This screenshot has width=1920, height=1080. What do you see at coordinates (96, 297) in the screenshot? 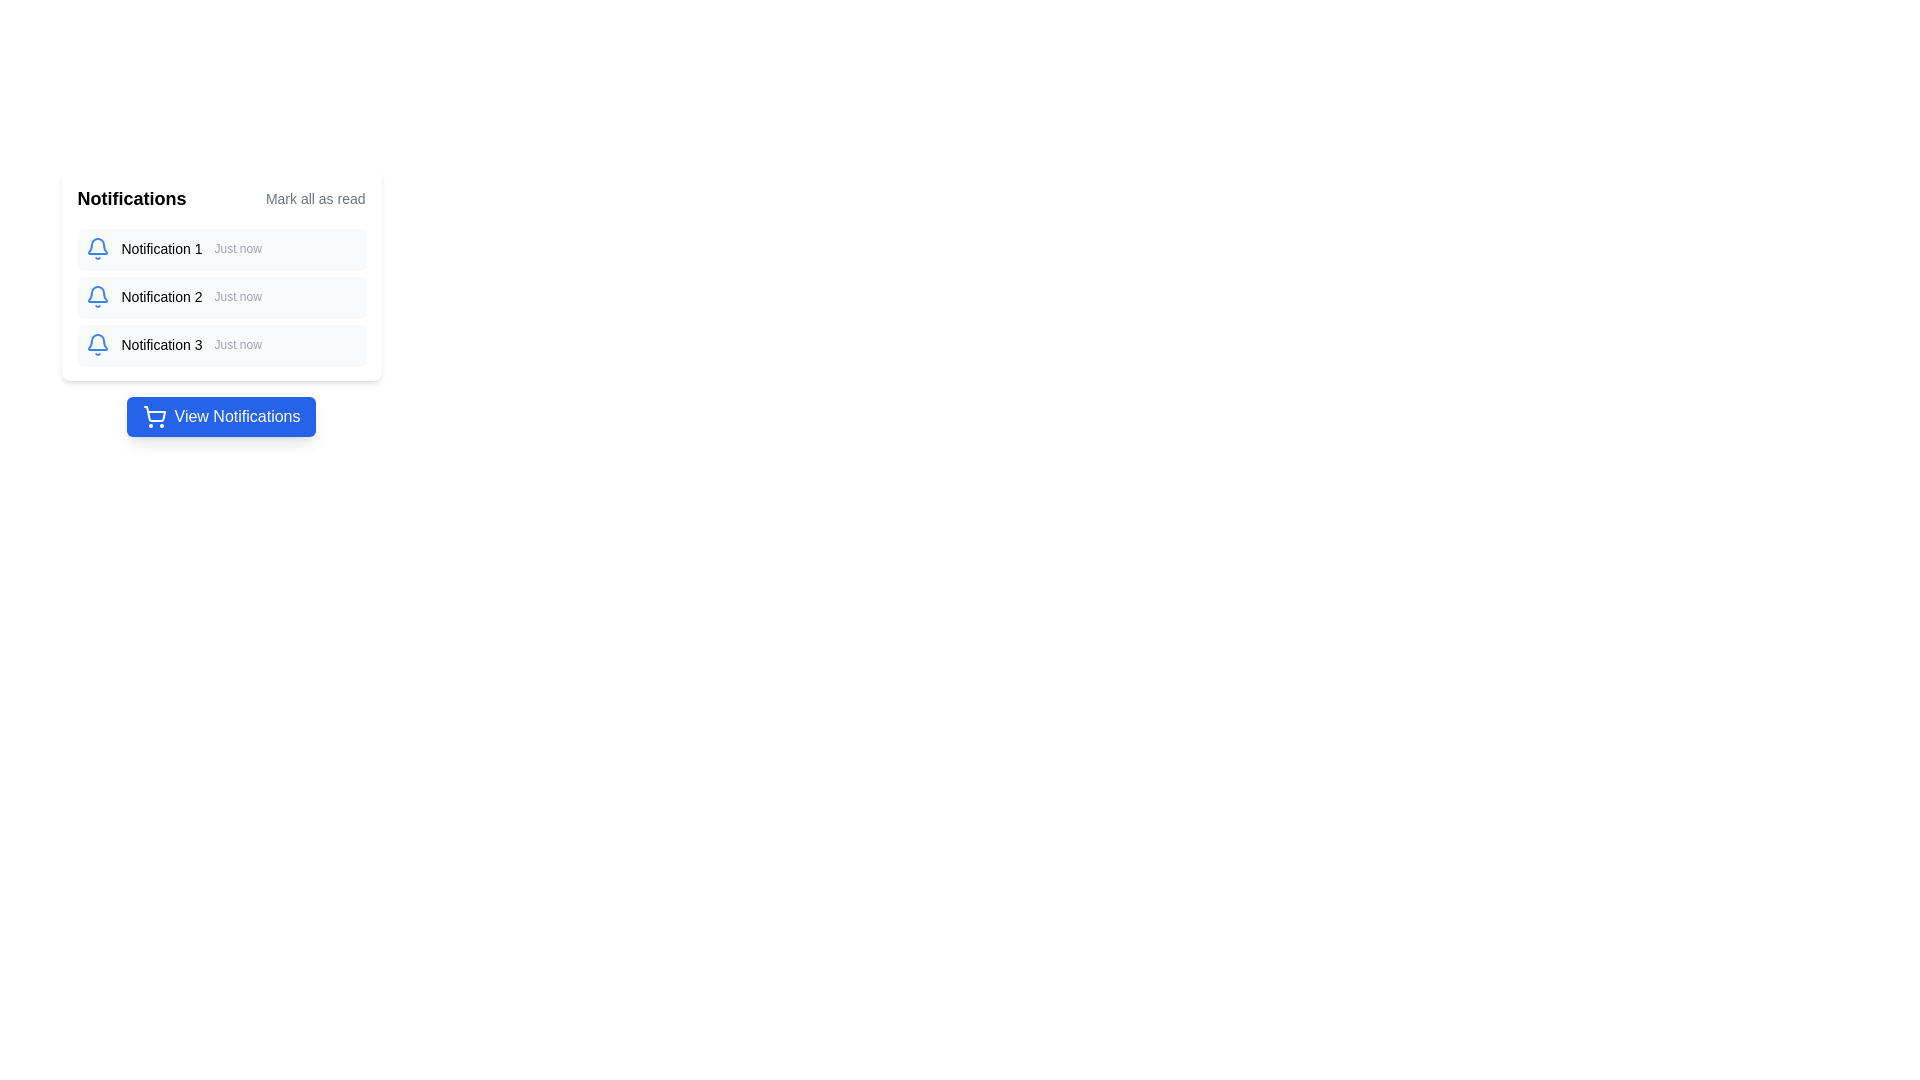
I see `the notification icon symbolizing notifications for 'Notification 2', which is located to the far left of the notification entry` at bounding box center [96, 297].